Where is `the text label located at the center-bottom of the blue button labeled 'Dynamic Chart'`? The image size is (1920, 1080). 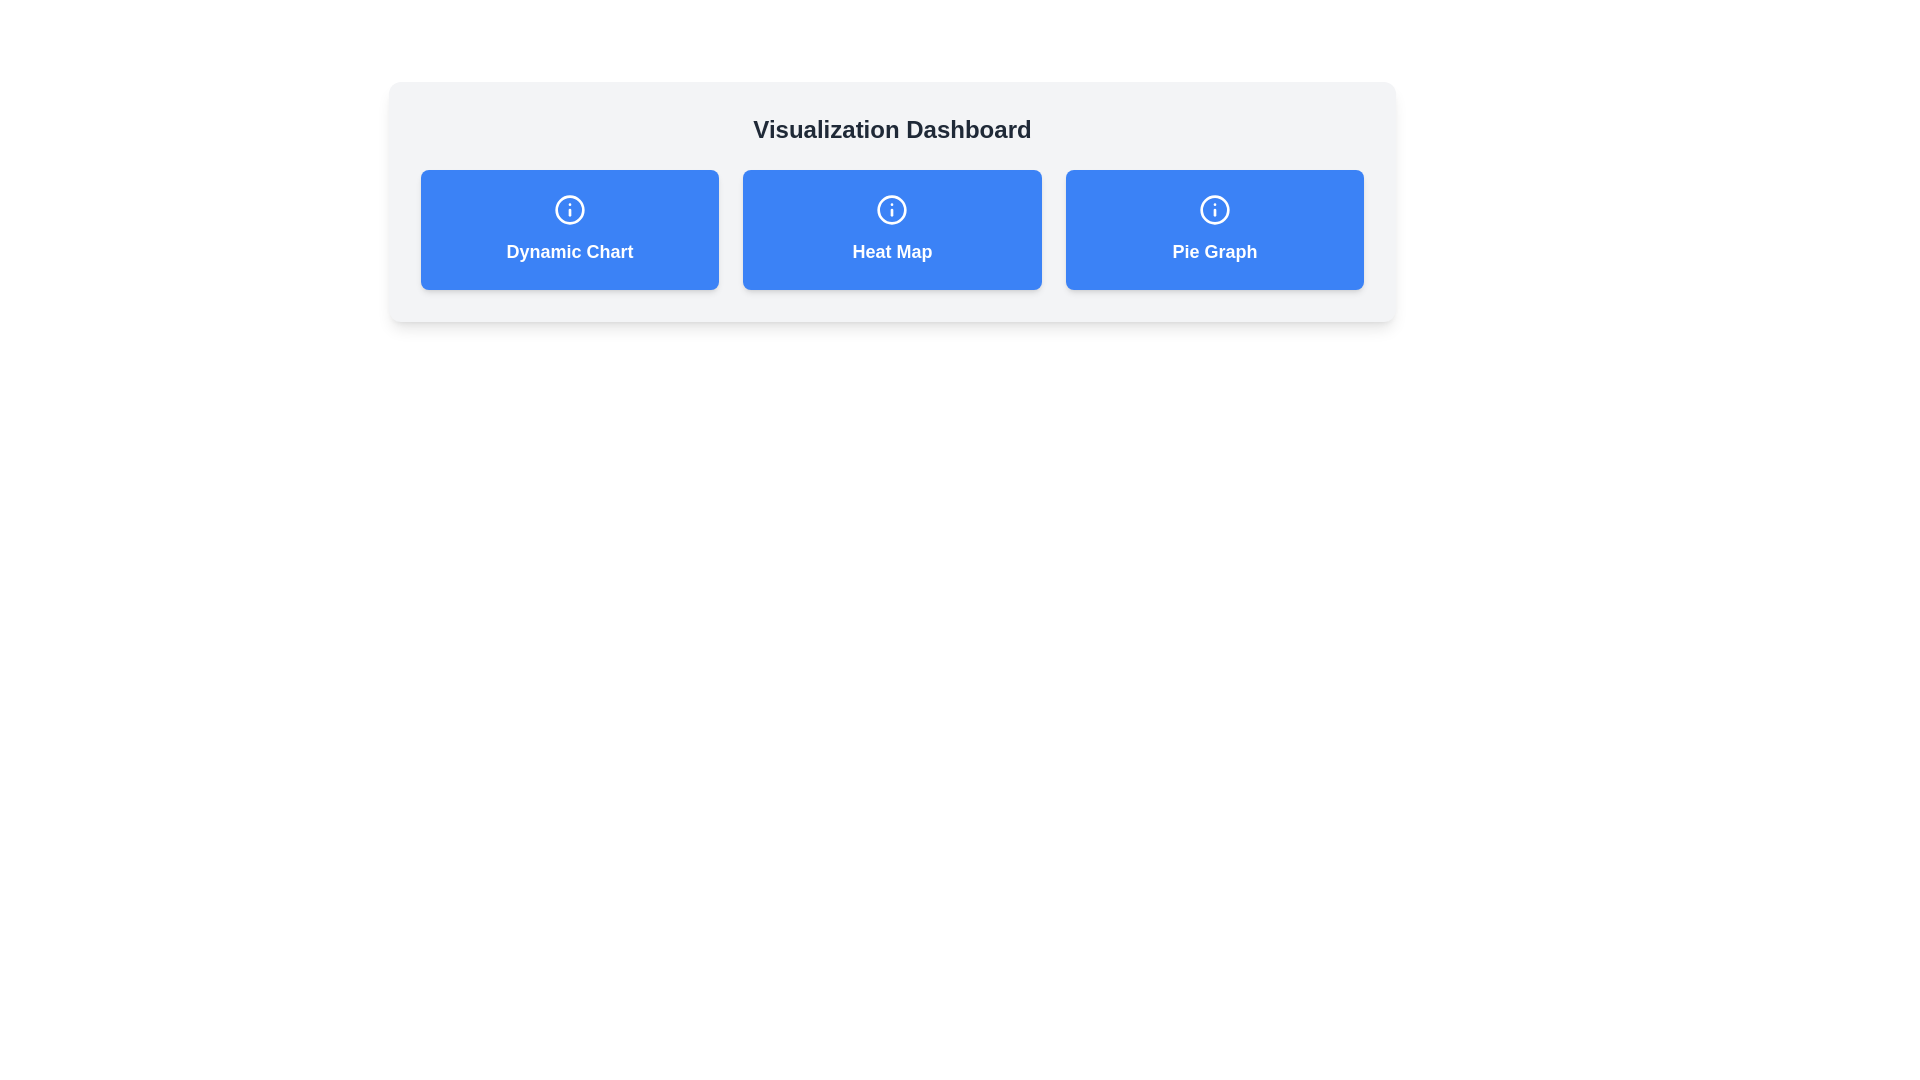
the text label located at the center-bottom of the blue button labeled 'Dynamic Chart' is located at coordinates (569, 250).